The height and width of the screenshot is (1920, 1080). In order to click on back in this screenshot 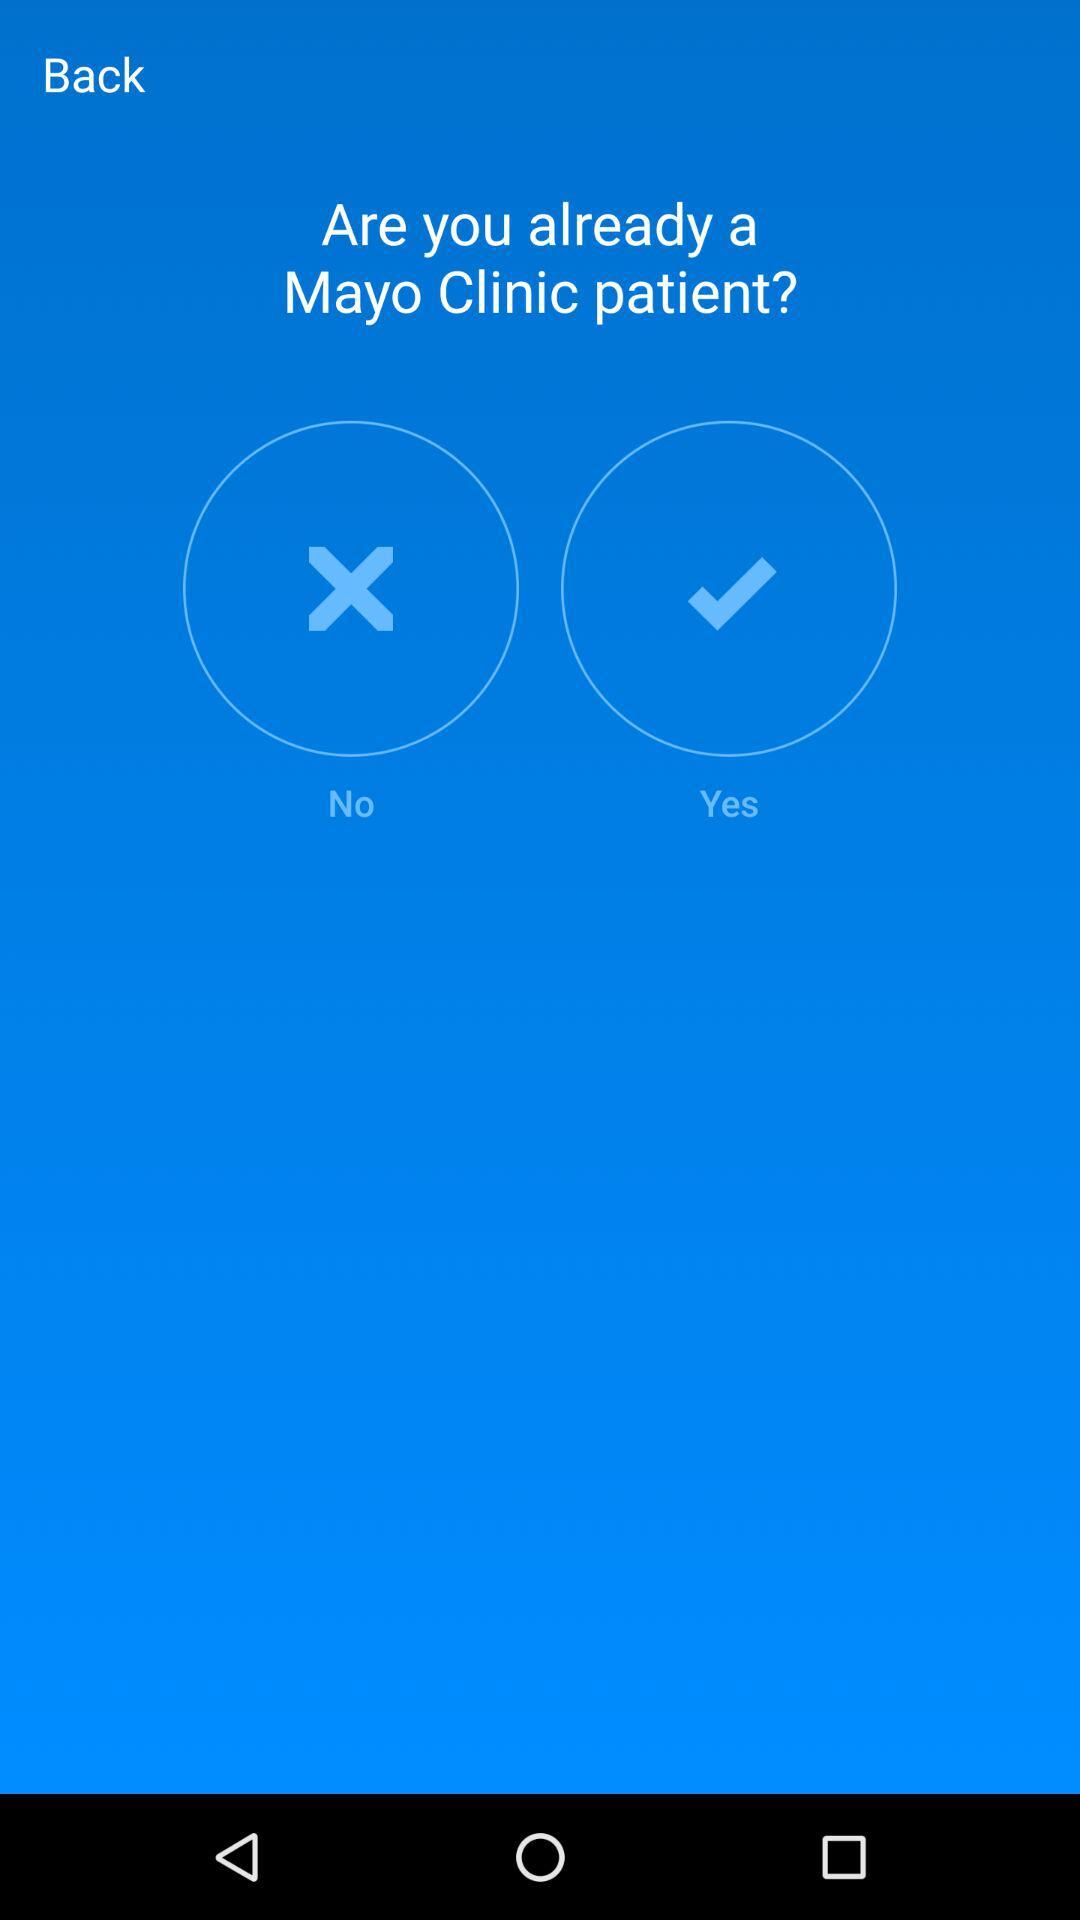, I will do `click(93, 73)`.